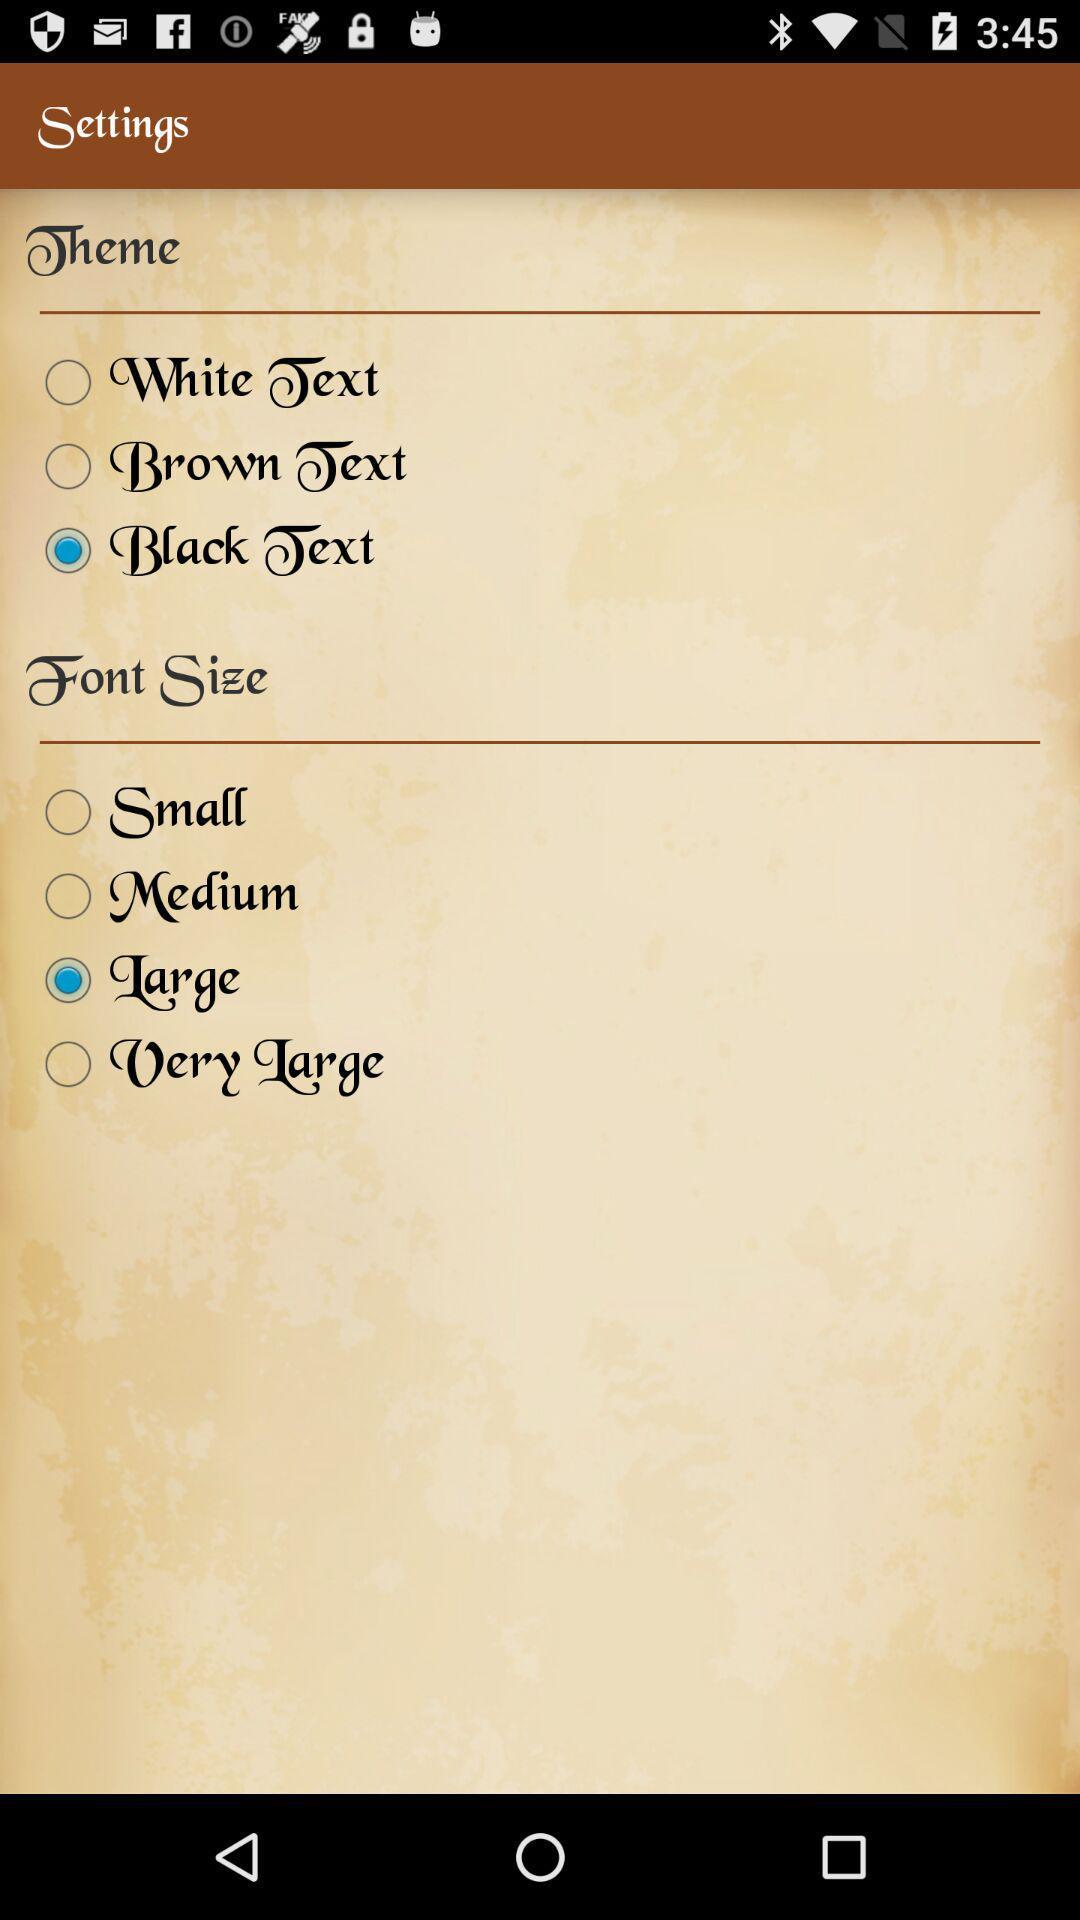 This screenshot has height=1920, width=1080. Describe the element at coordinates (200, 550) in the screenshot. I see `the icon above the font size icon` at that location.